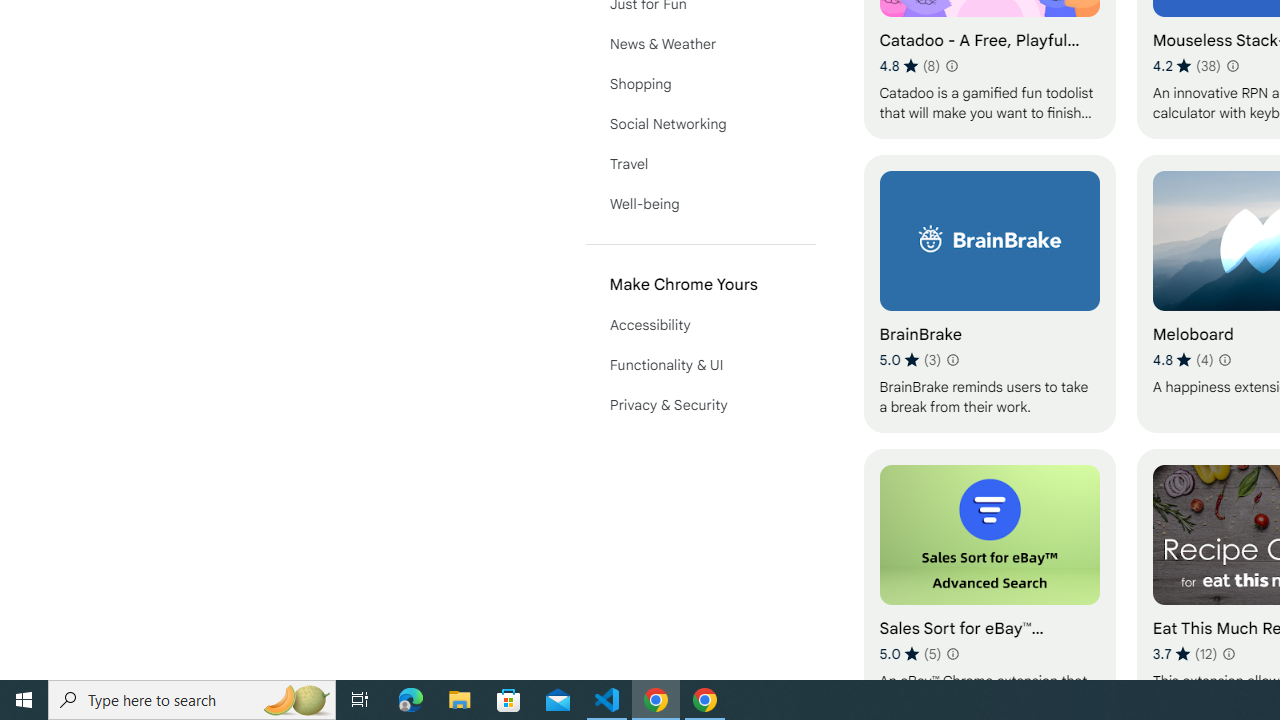 The image size is (1280, 720). Describe the element at coordinates (700, 204) in the screenshot. I see `'Well-being'` at that location.